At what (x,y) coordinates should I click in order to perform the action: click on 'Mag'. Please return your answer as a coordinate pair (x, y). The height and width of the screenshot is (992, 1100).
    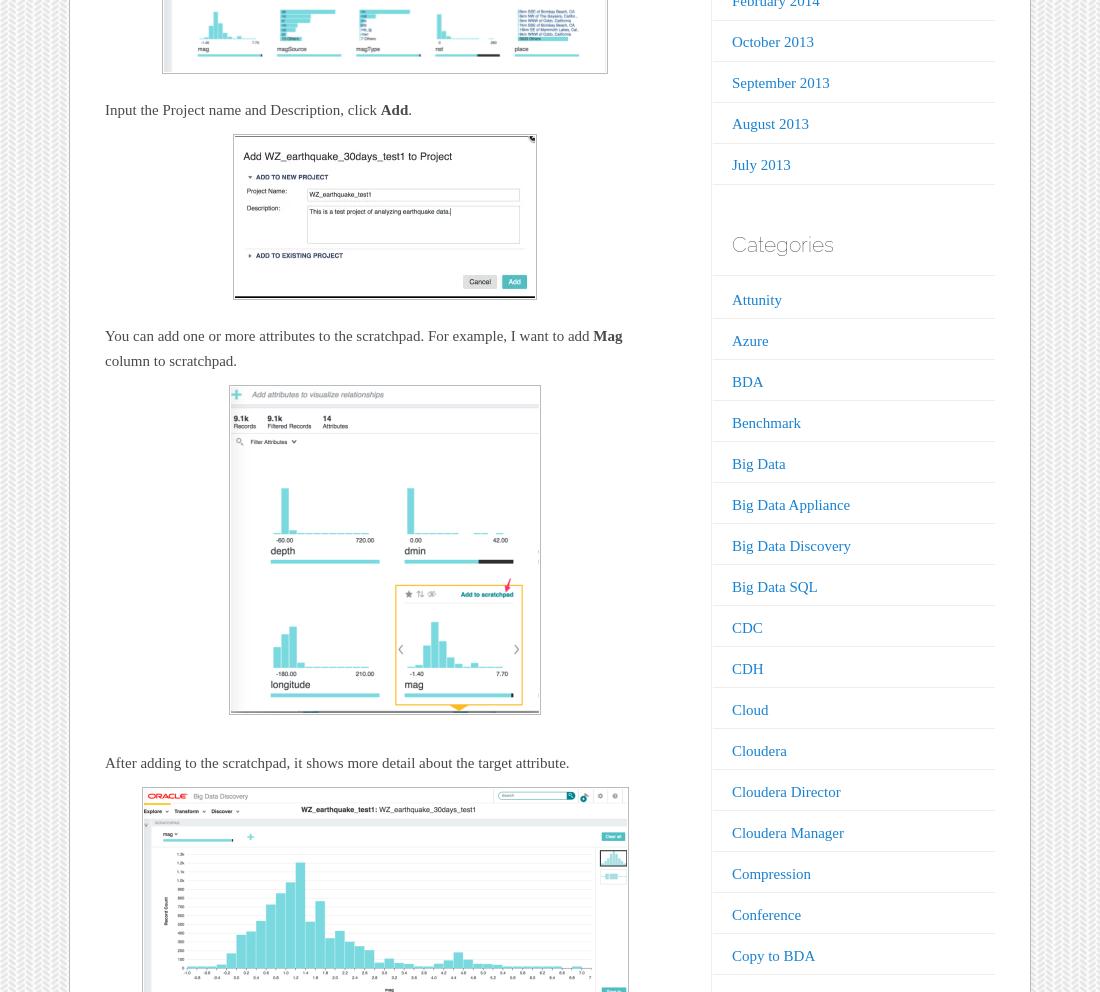
    Looking at the image, I should click on (606, 334).